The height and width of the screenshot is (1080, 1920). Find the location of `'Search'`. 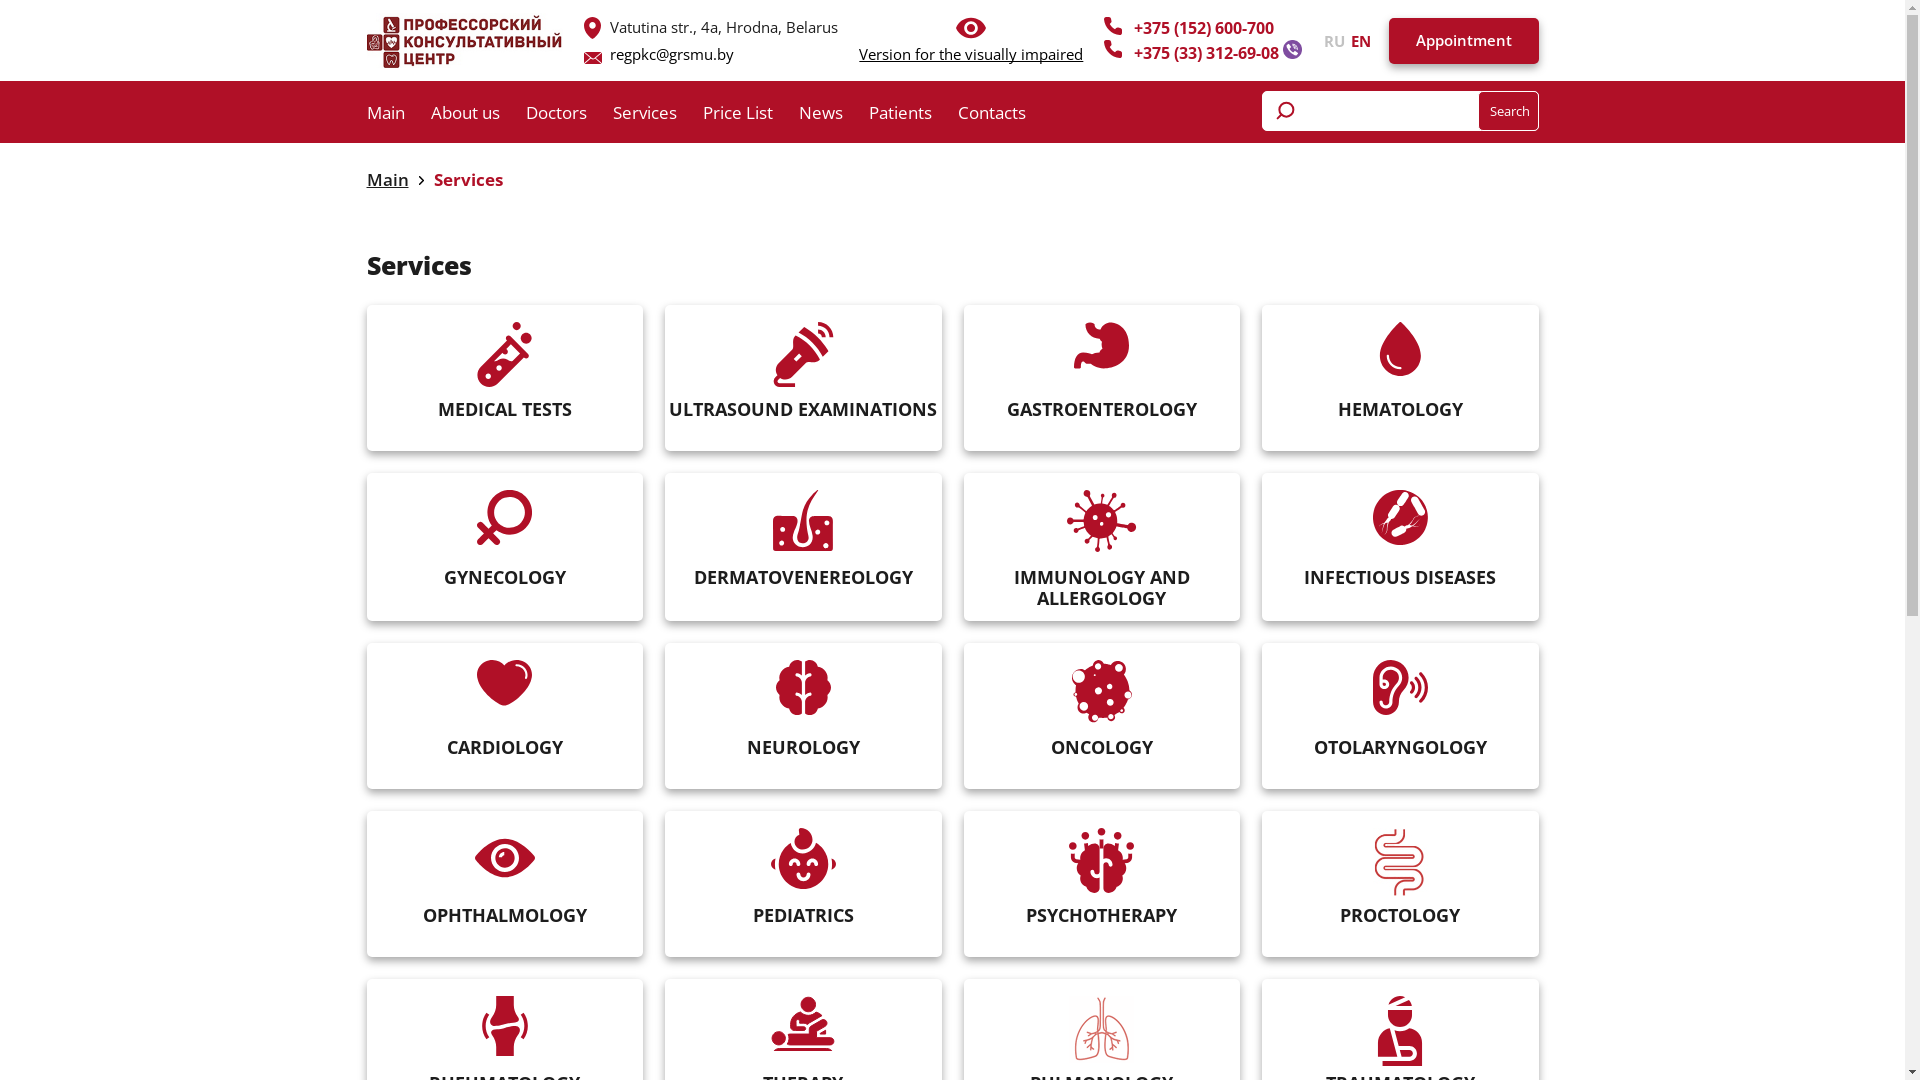

'Search' is located at coordinates (1508, 111).